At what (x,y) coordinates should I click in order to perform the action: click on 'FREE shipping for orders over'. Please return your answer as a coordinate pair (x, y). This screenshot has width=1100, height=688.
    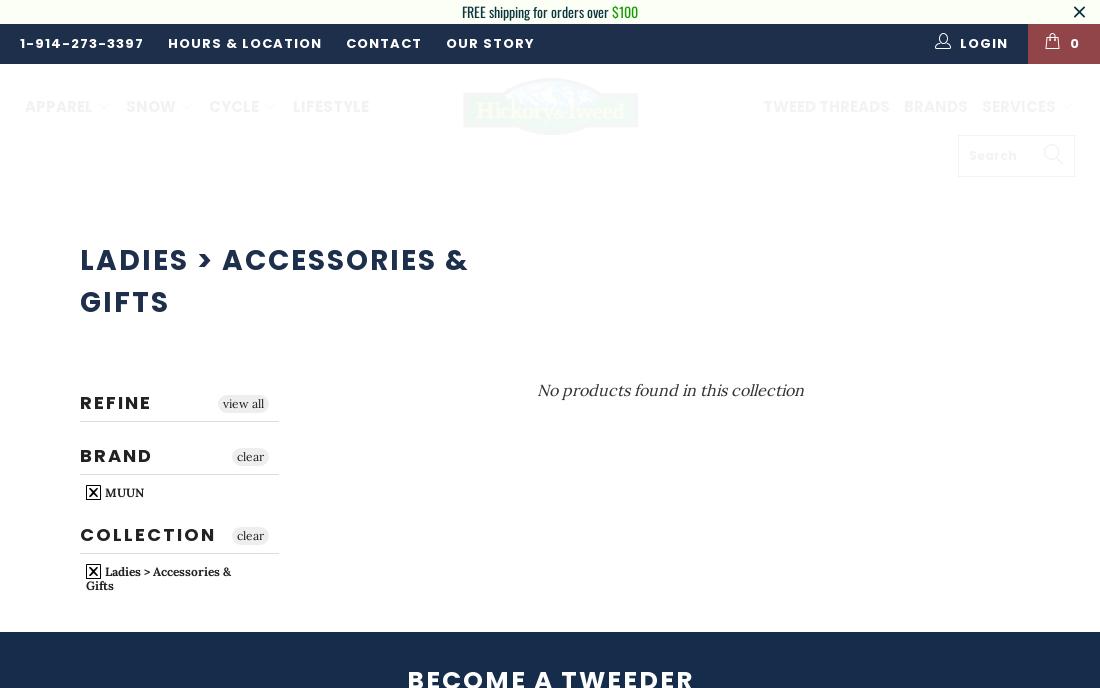
    Looking at the image, I should click on (537, 11).